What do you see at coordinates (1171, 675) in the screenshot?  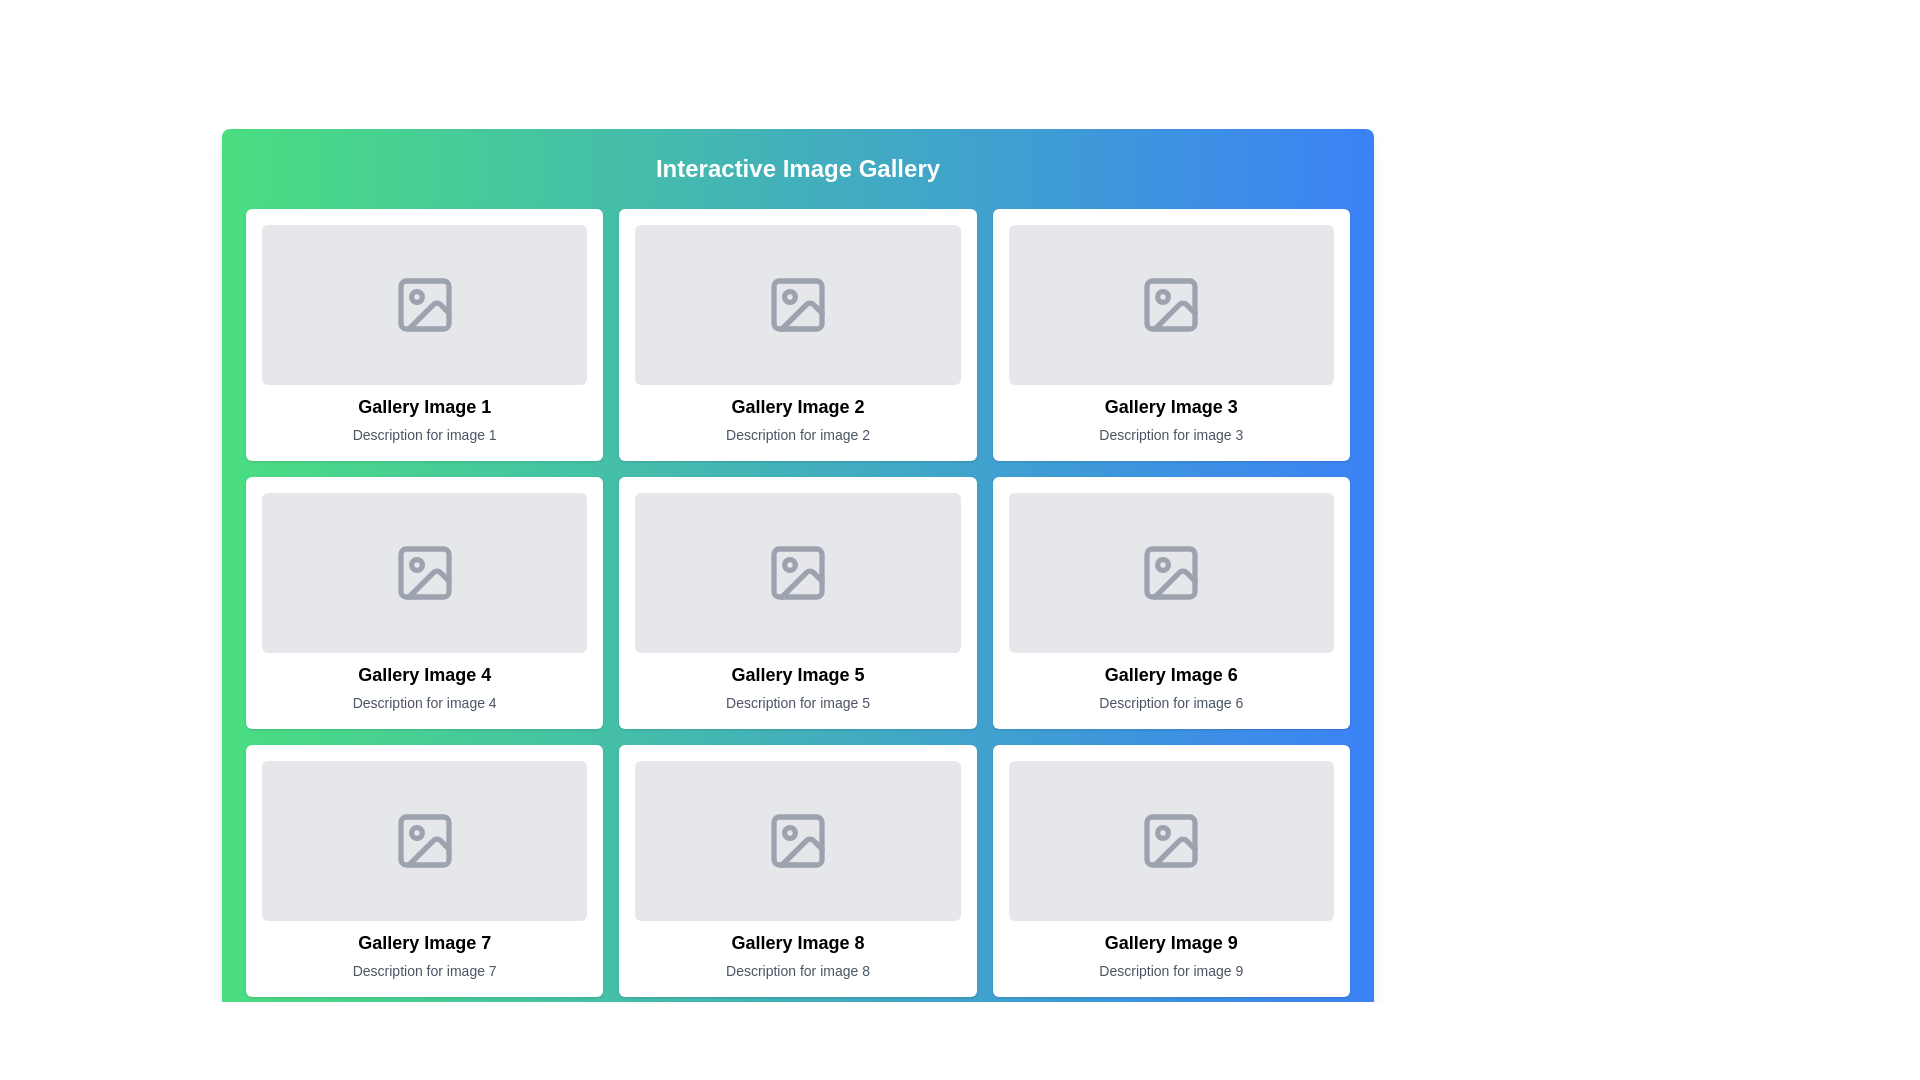 I see `the text label reading 'Gallery Image 6', which is styled with bold and large font and positioned in the lower section of a card layout` at bounding box center [1171, 675].